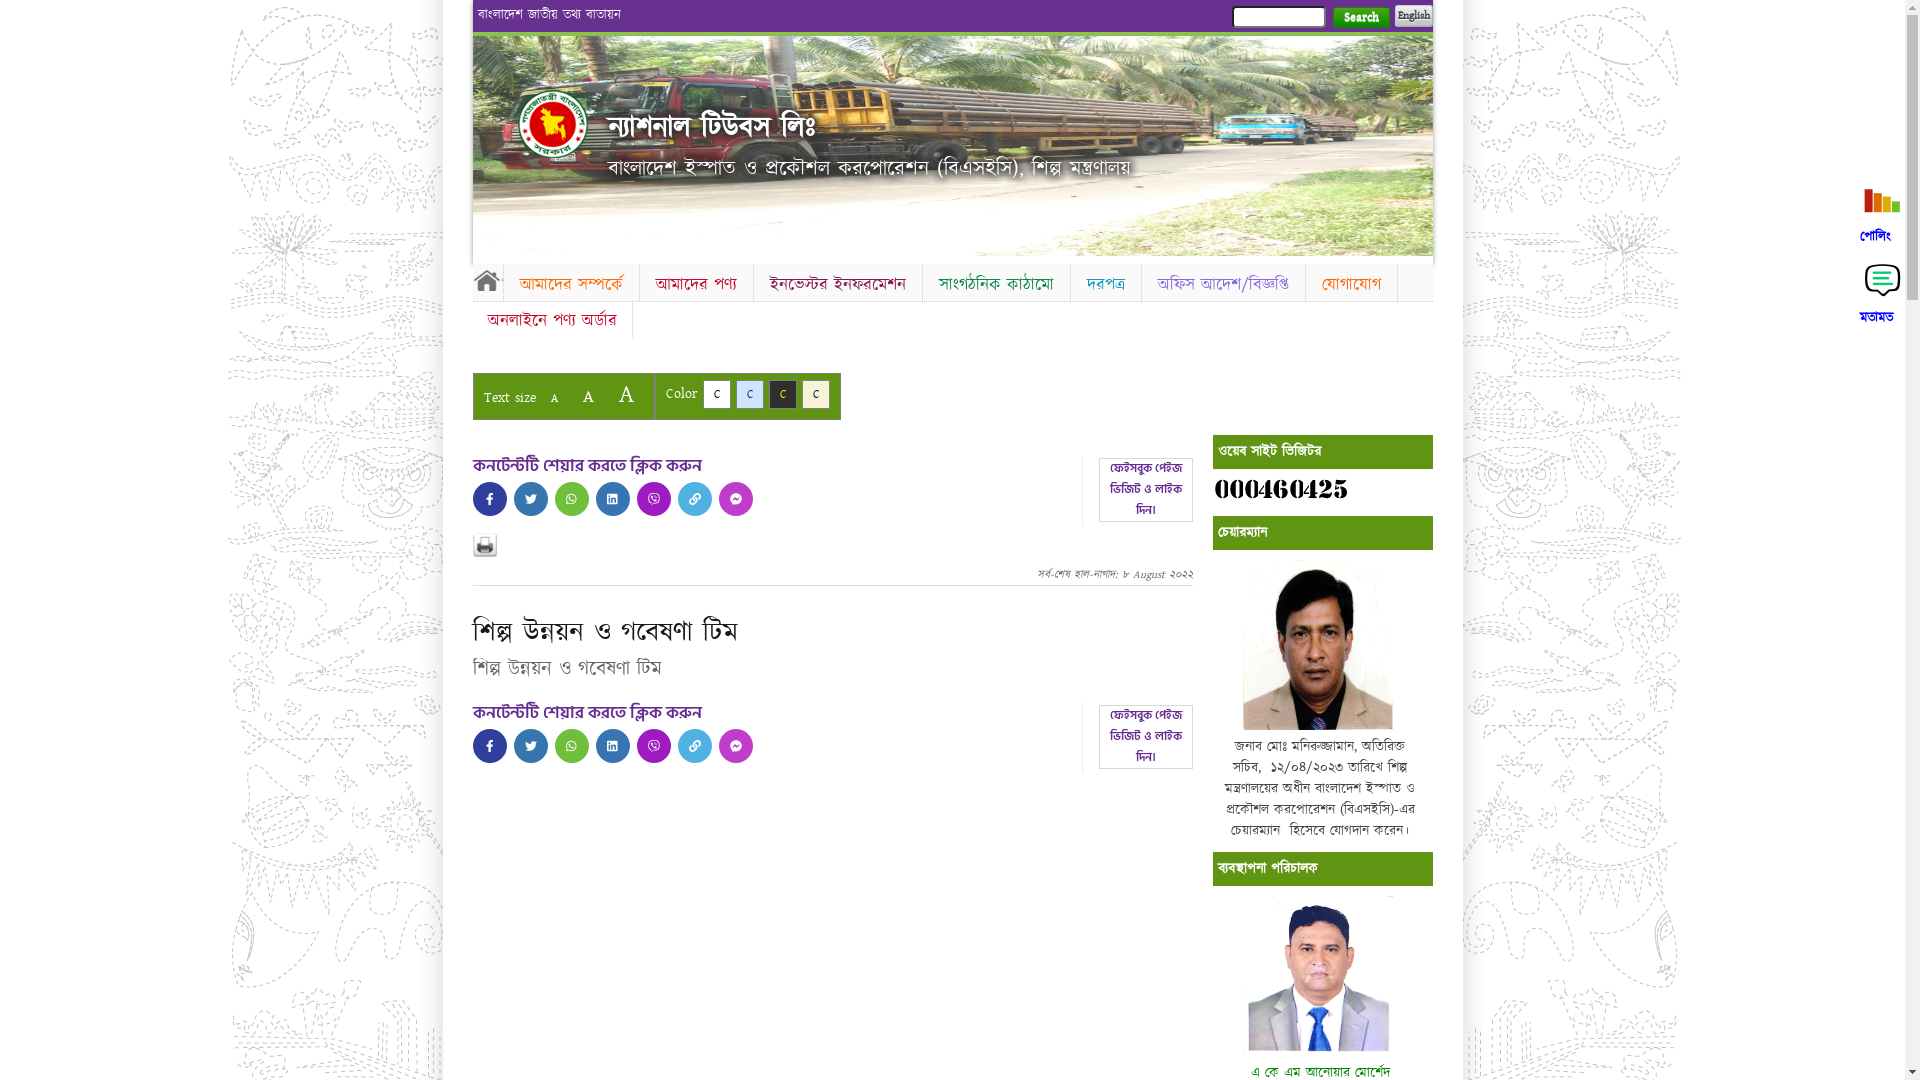  I want to click on 'A', so click(624, 394).